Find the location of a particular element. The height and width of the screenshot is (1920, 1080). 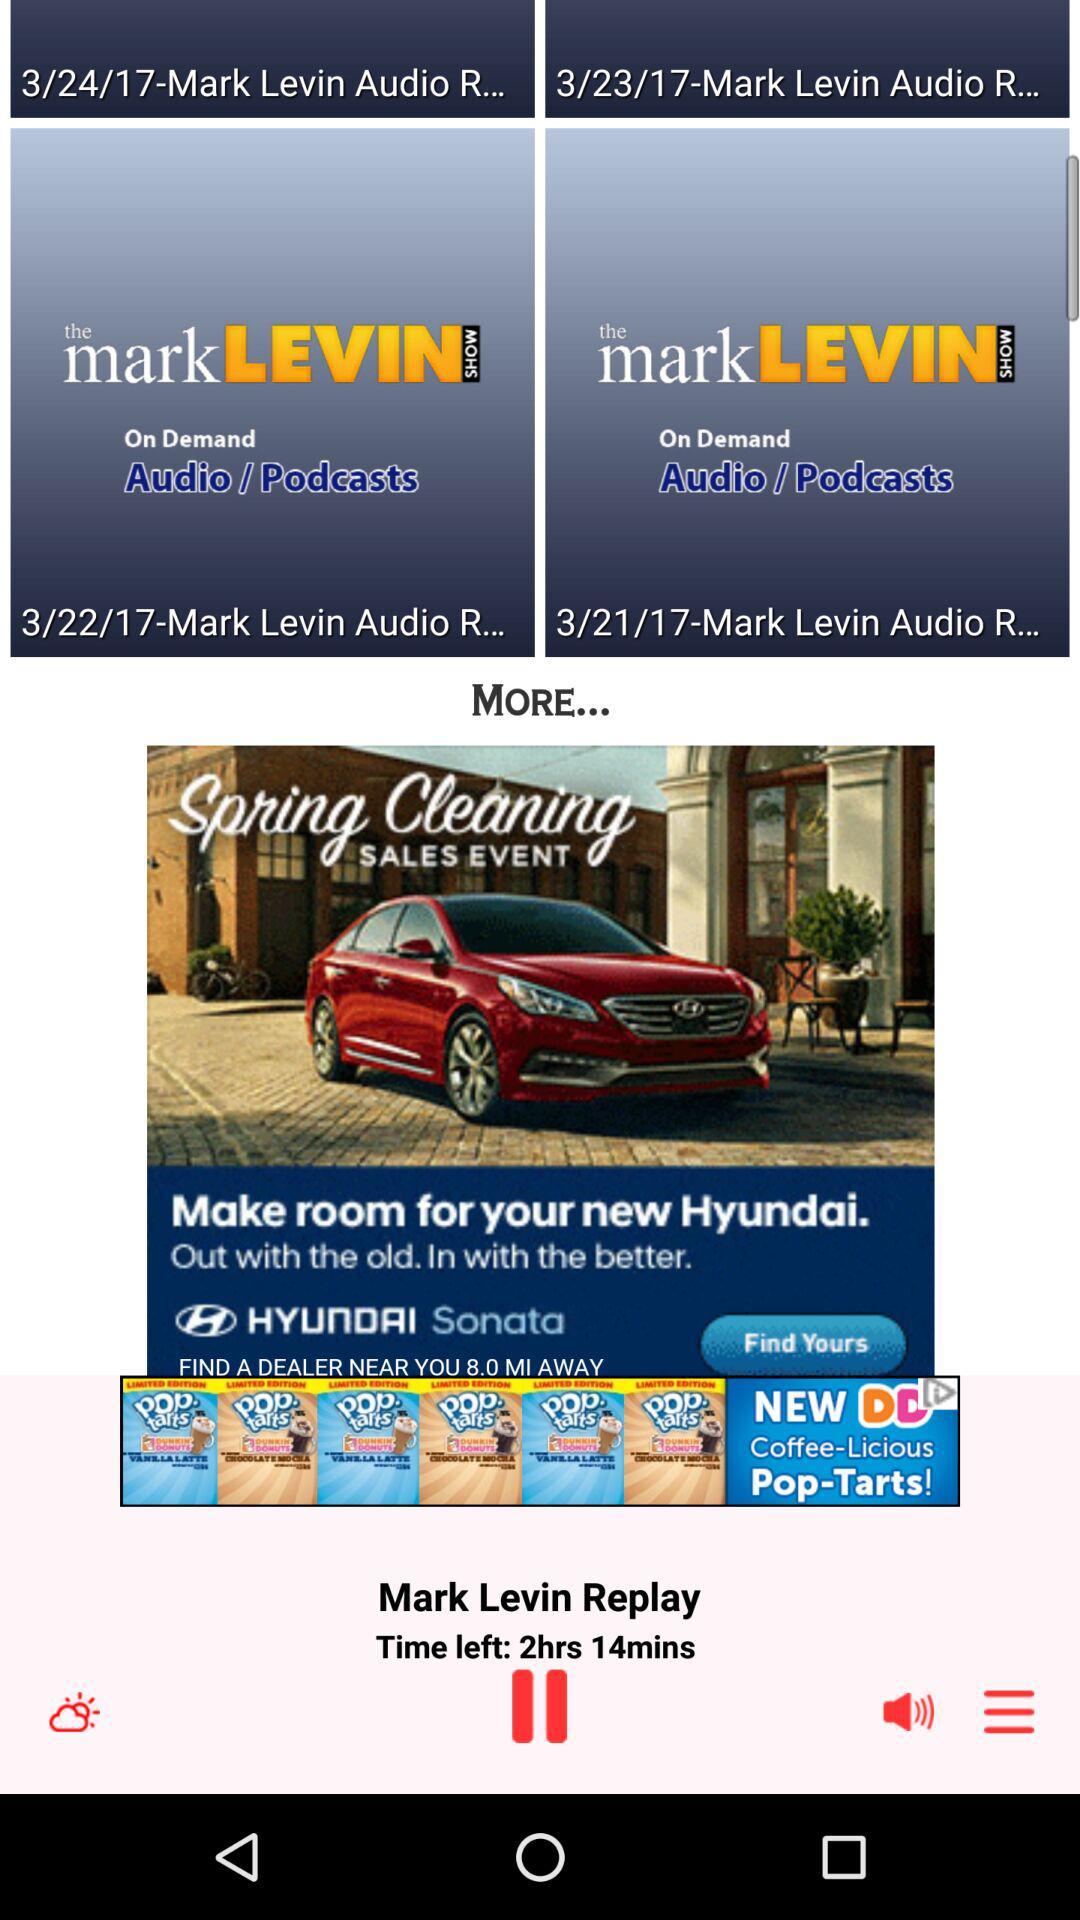

the volume icon is located at coordinates (908, 1832).